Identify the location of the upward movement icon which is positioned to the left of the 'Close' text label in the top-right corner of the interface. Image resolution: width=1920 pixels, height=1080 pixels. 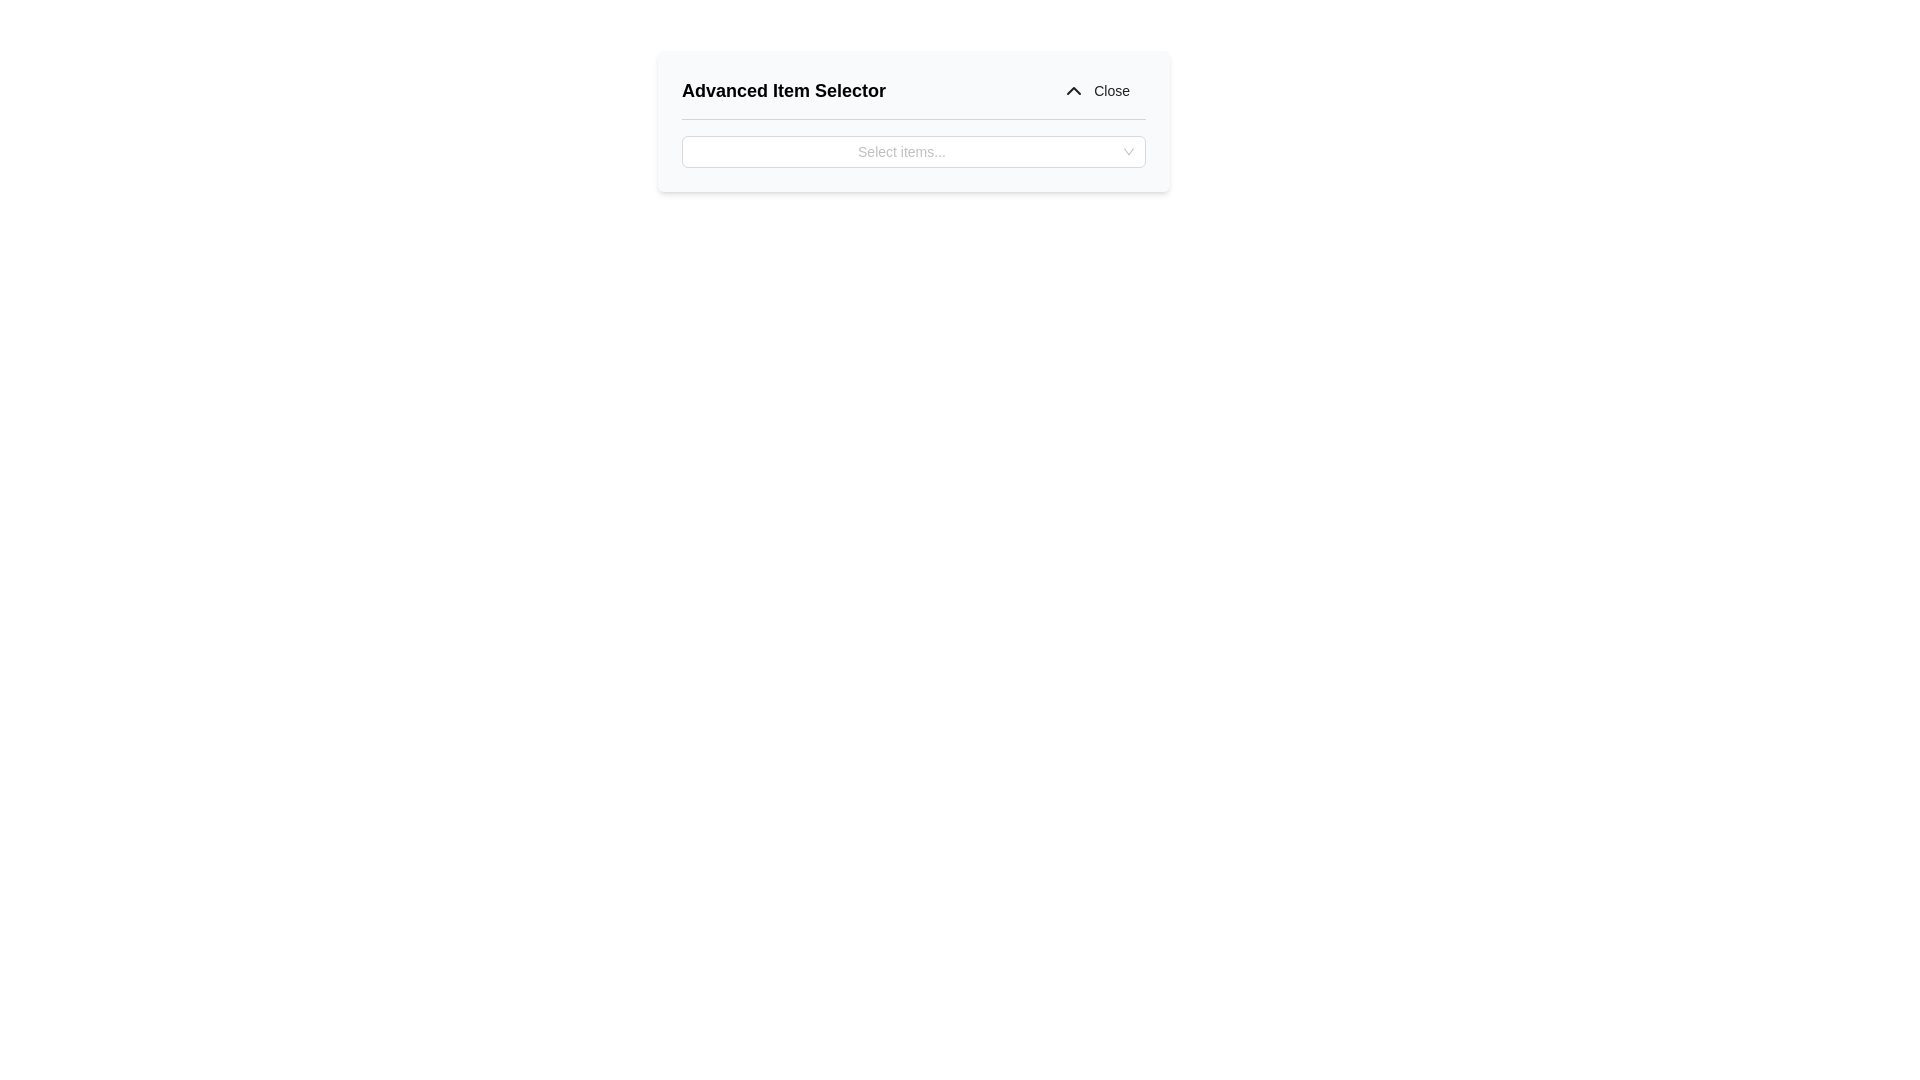
(1073, 91).